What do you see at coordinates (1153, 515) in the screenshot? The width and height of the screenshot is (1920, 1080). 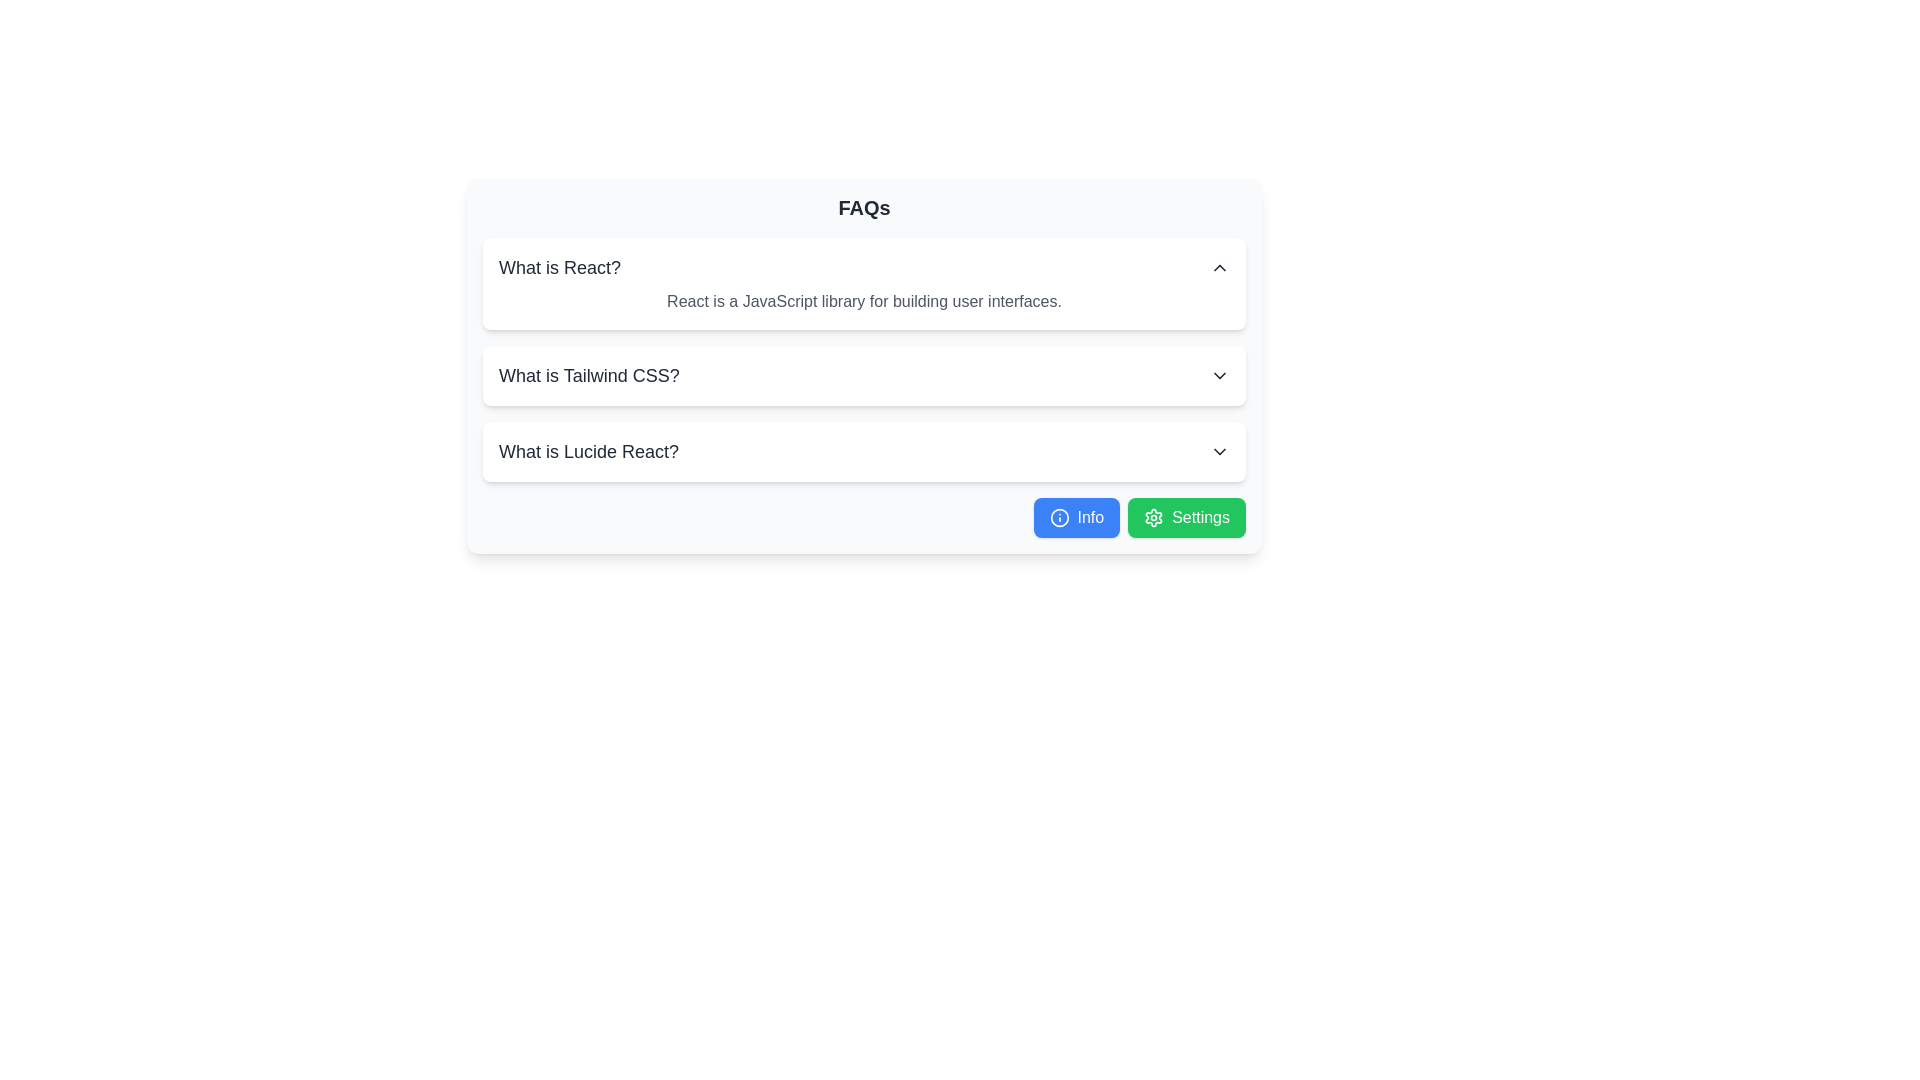 I see `decorative gear icon that is part of the 'Settings' button located at the bottom-right corner of the FAQ section for its properties` at bounding box center [1153, 515].